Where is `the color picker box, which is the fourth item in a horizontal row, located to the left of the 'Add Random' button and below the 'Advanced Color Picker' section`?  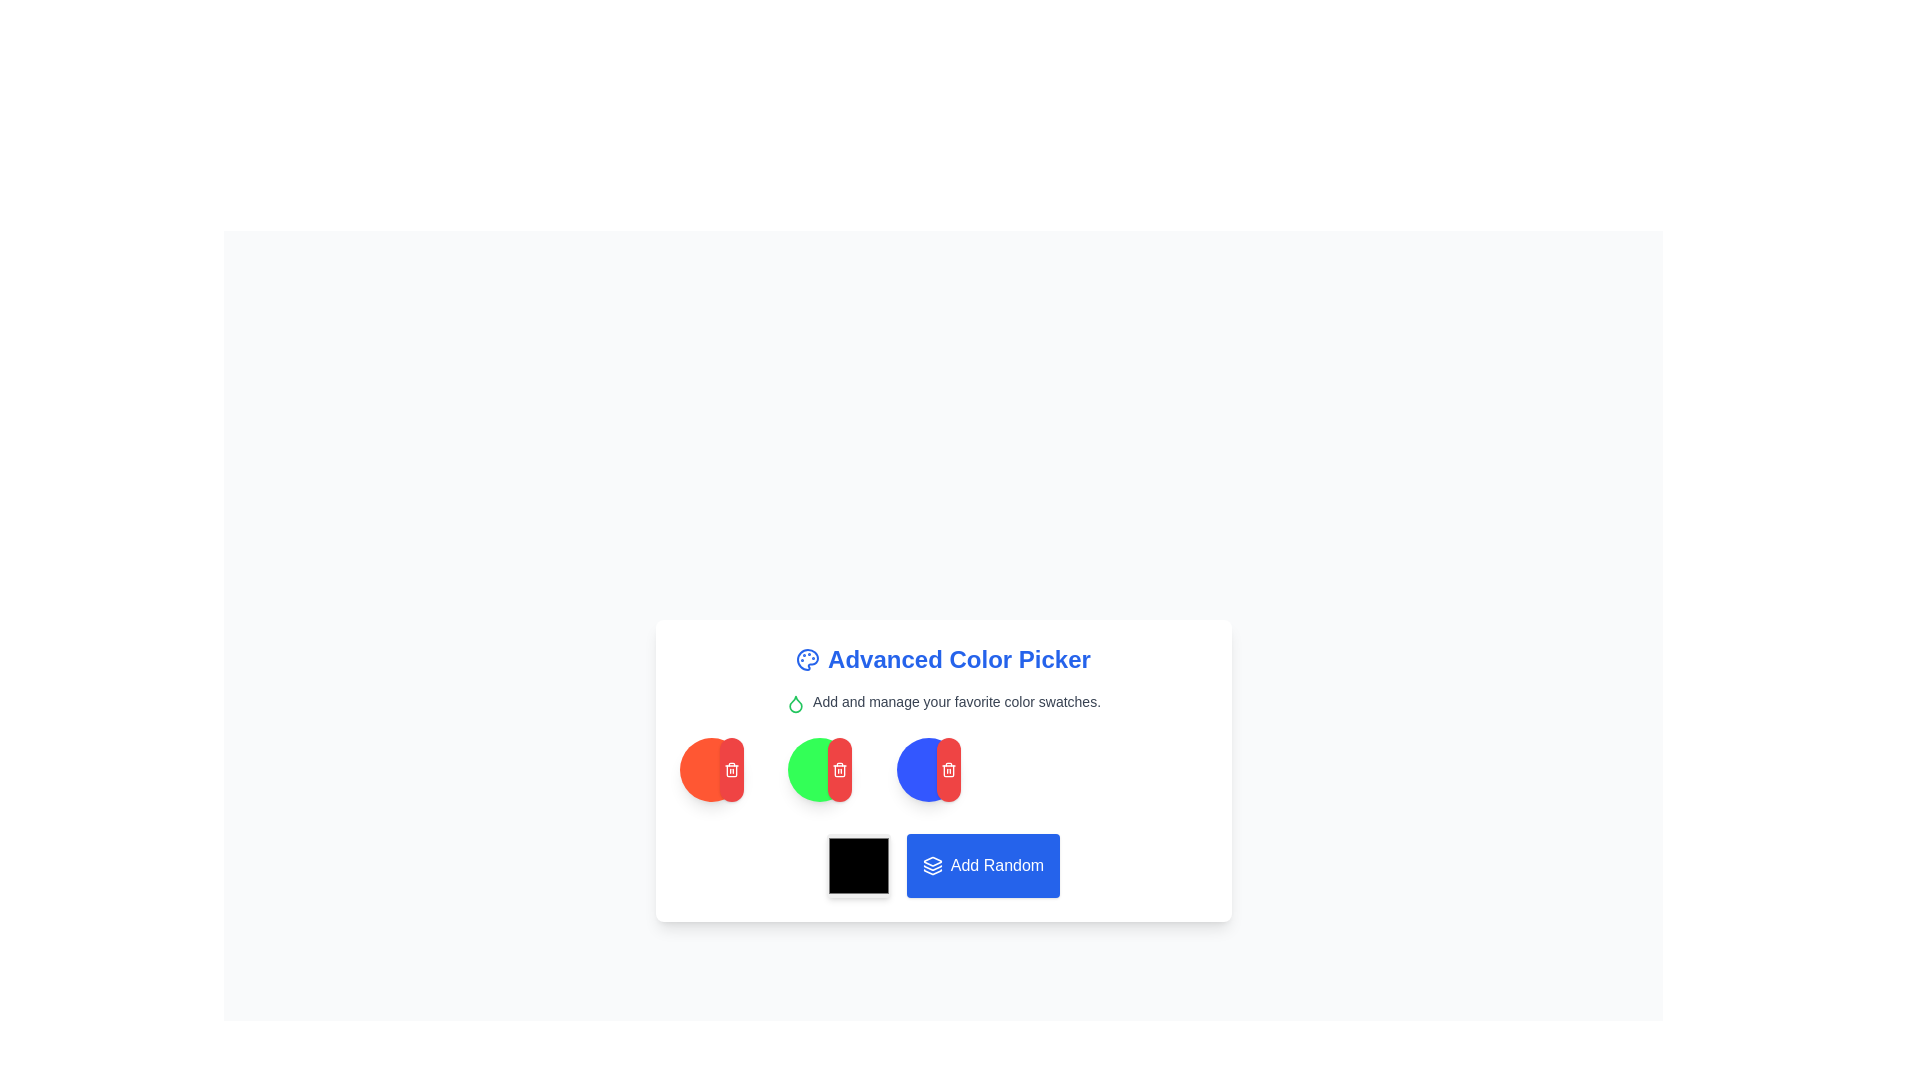 the color picker box, which is the fourth item in a horizontal row, located to the left of the 'Add Random' button and below the 'Advanced Color Picker' section is located at coordinates (858, 864).